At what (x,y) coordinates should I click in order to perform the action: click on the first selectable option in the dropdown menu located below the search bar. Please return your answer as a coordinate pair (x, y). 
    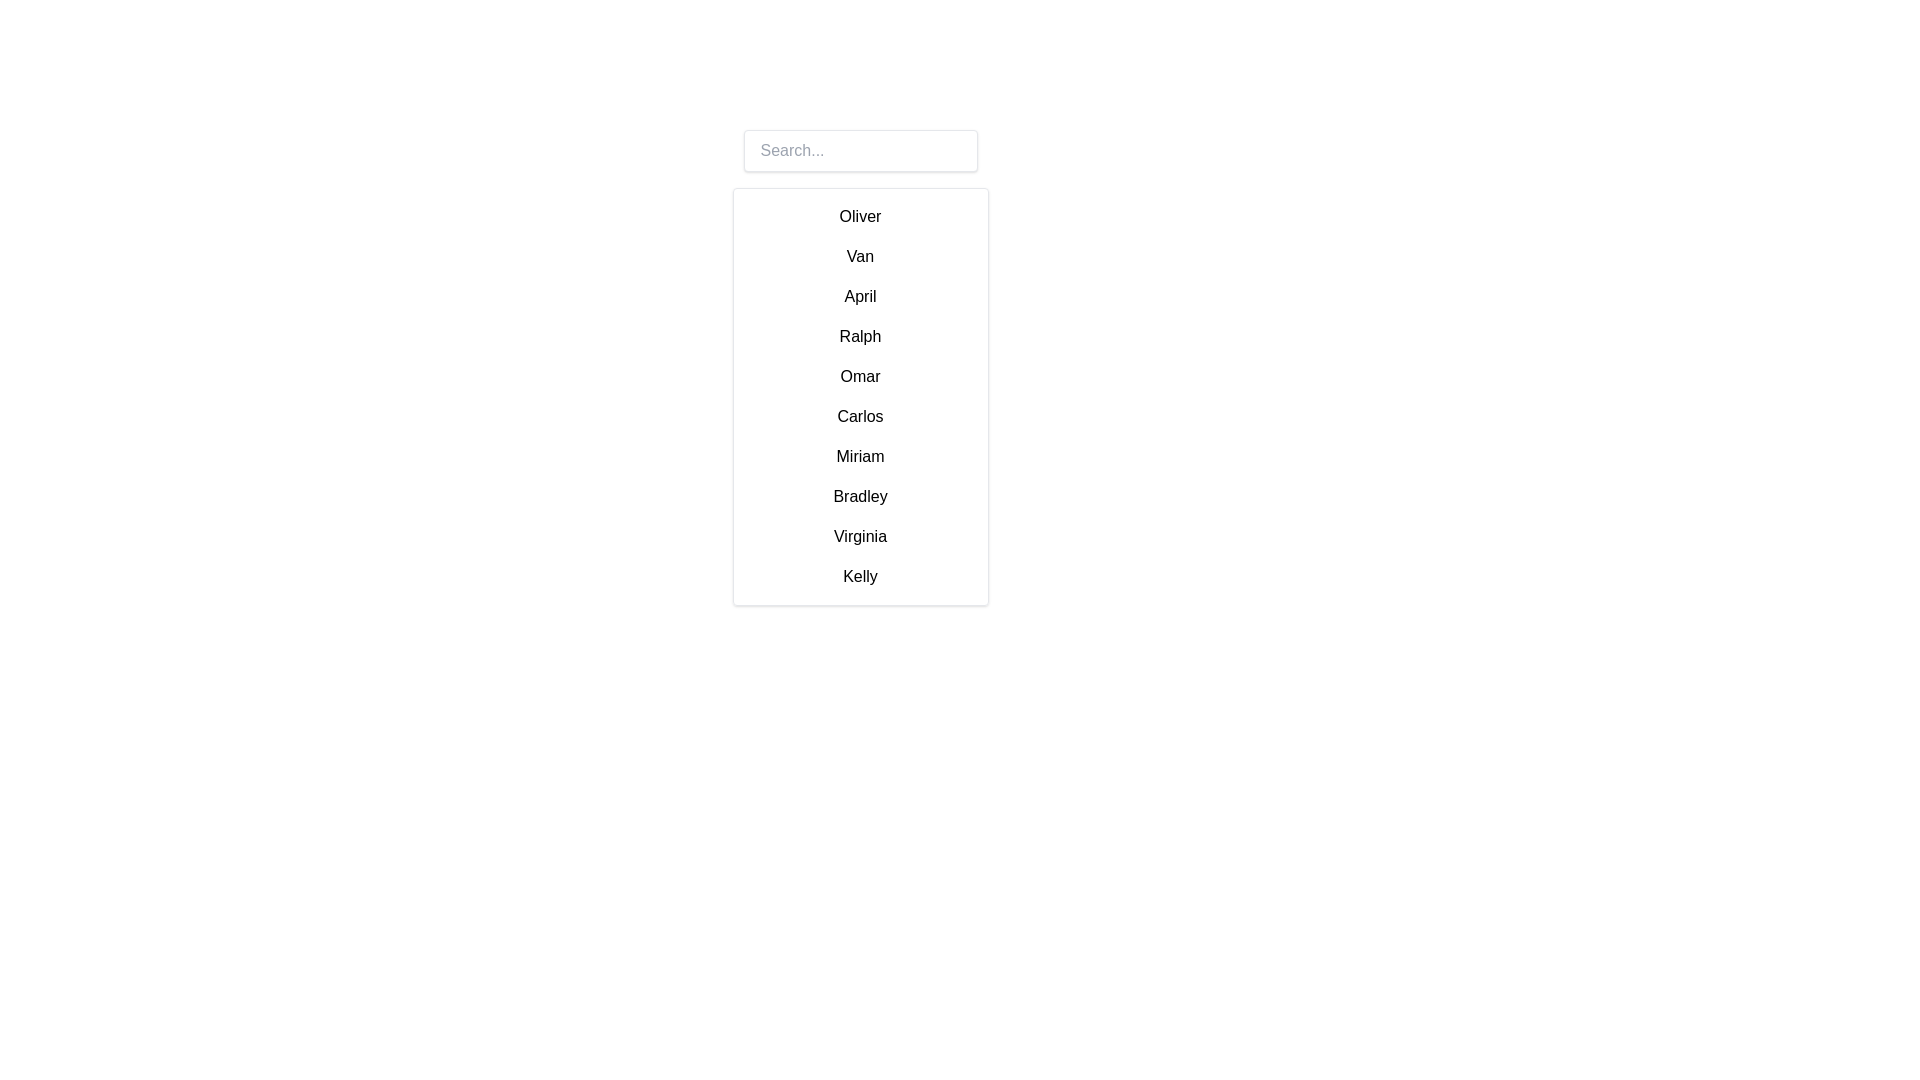
    Looking at the image, I should click on (860, 216).